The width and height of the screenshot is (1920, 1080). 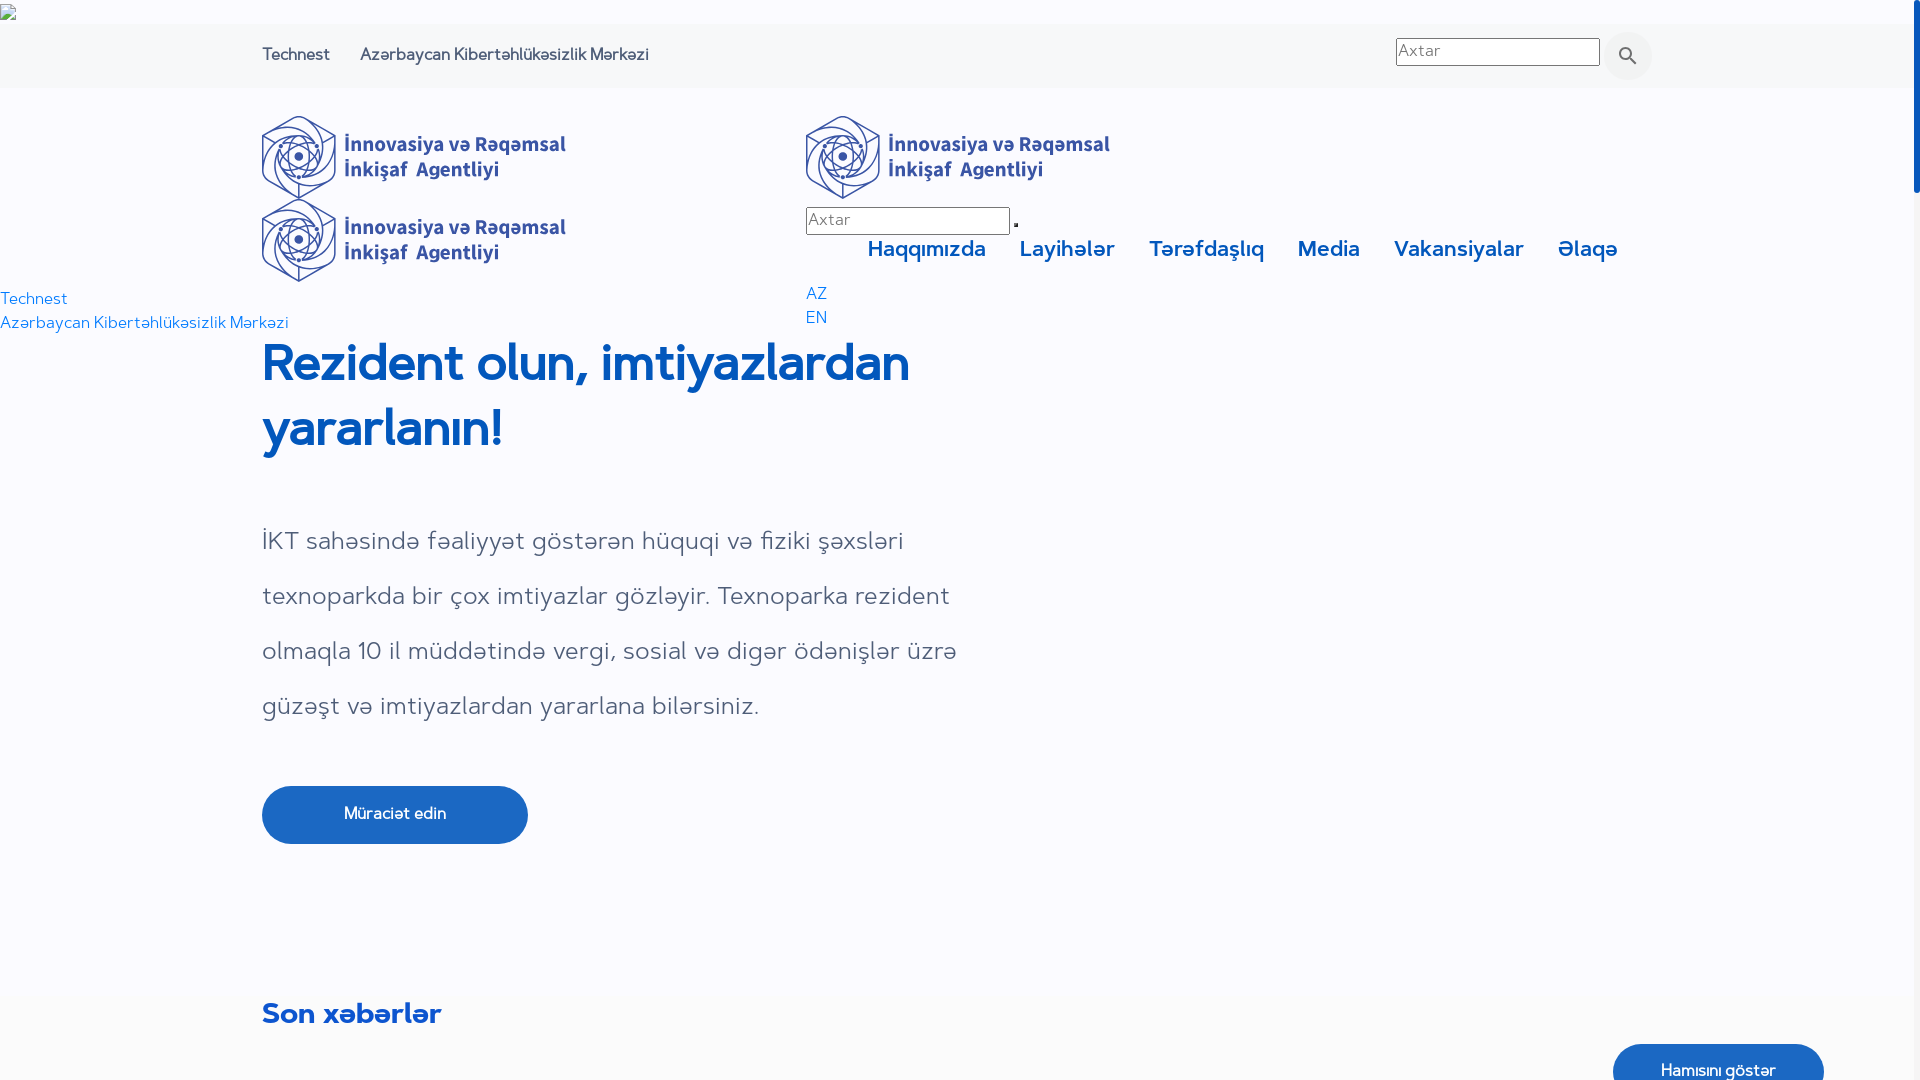 I want to click on 'AZ', so click(x=806, y=294).